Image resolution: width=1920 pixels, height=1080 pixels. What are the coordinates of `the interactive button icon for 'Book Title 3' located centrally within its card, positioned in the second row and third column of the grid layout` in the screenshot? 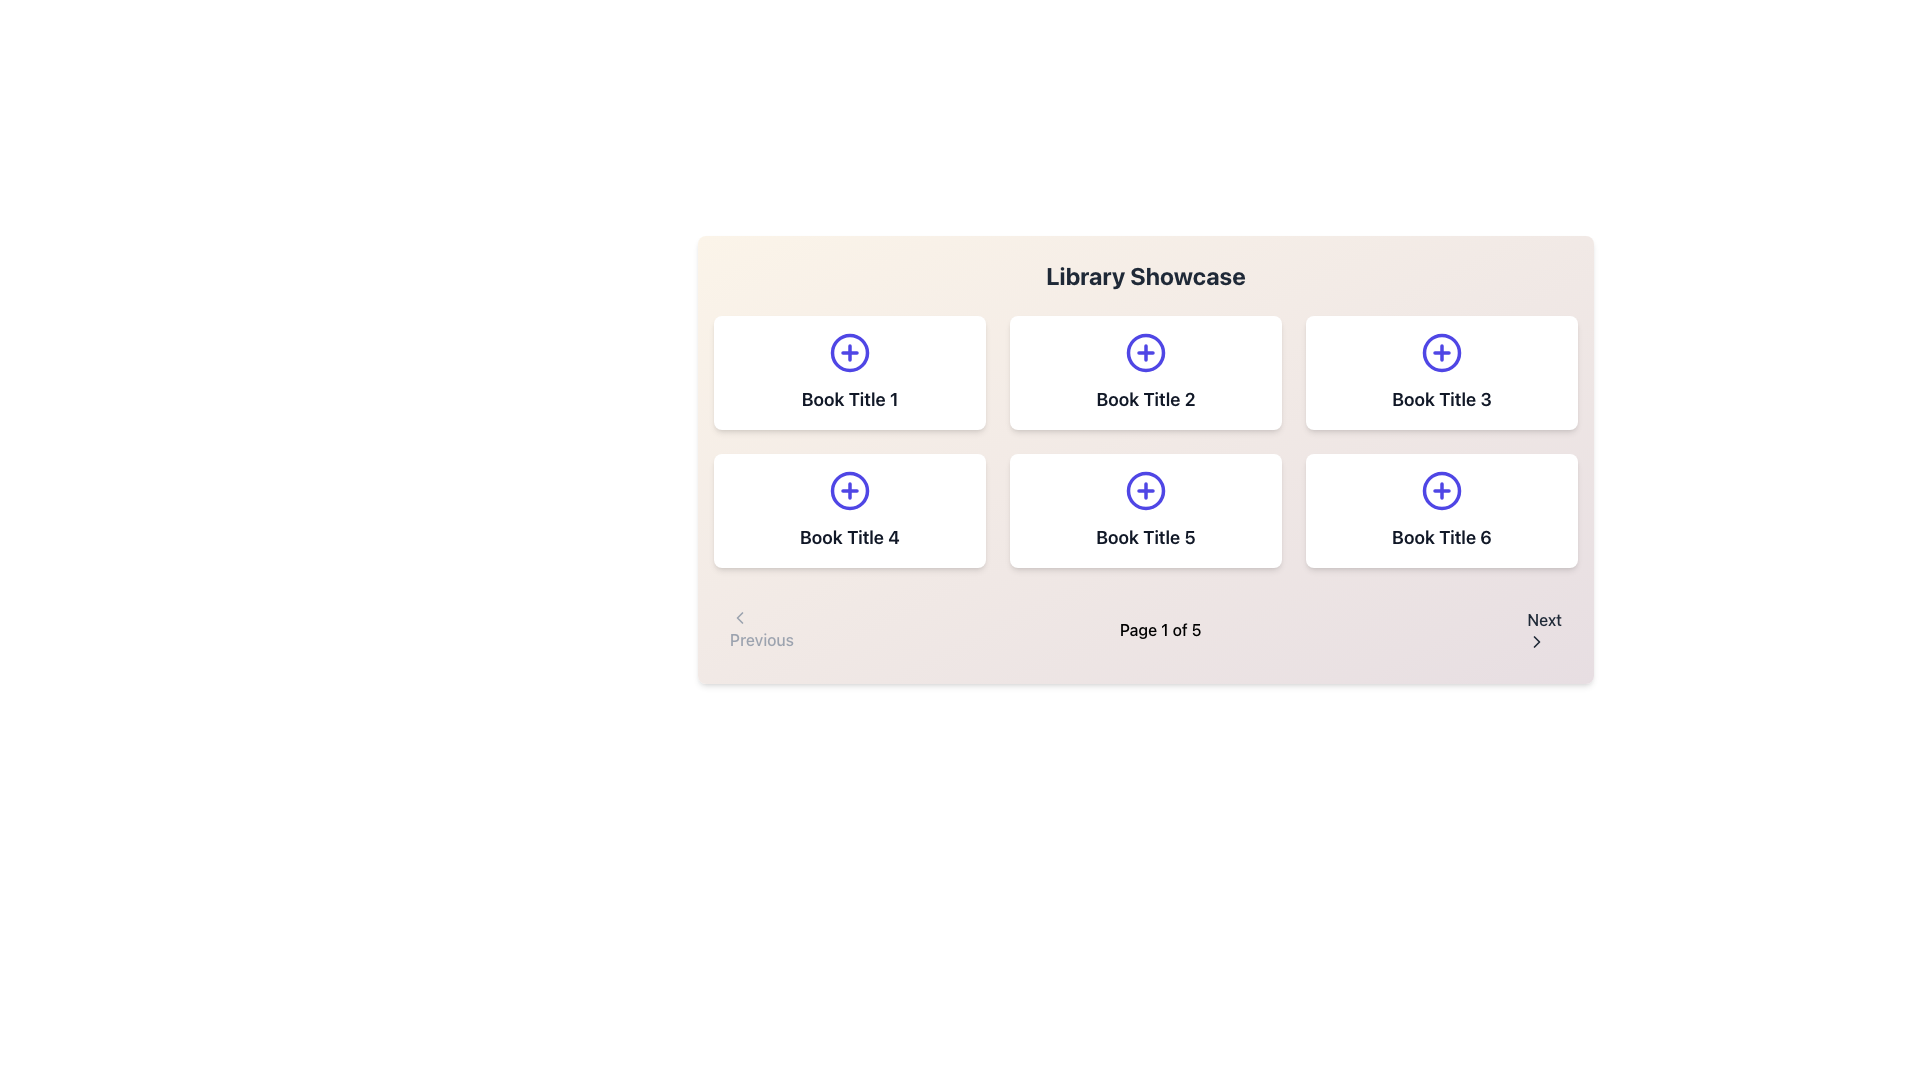 It's located at (1441, 352).